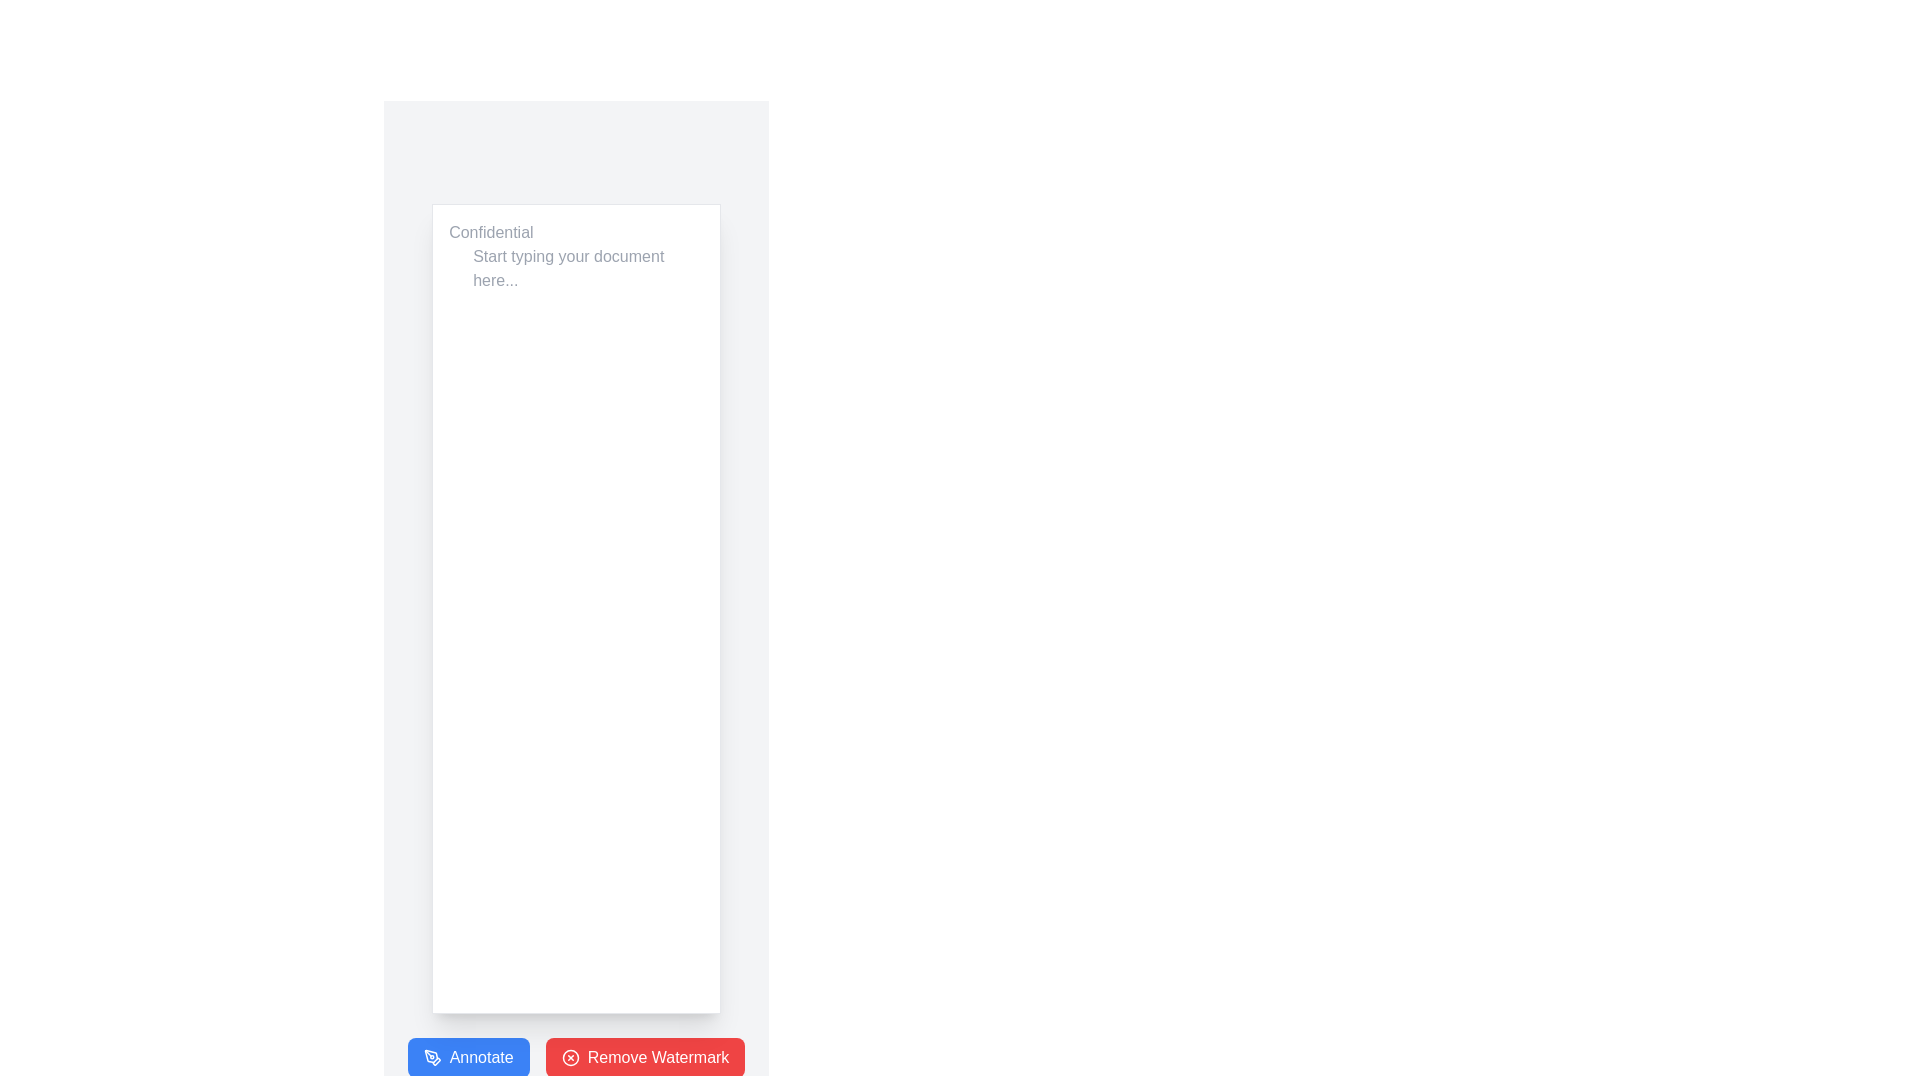 This screenshot has width=1920, height=1080. Describe the element at coordinates (467, 1056) in the screenshot. I see `the 'Annotate' button with a sky blue background and a pen tool icon` at that location.